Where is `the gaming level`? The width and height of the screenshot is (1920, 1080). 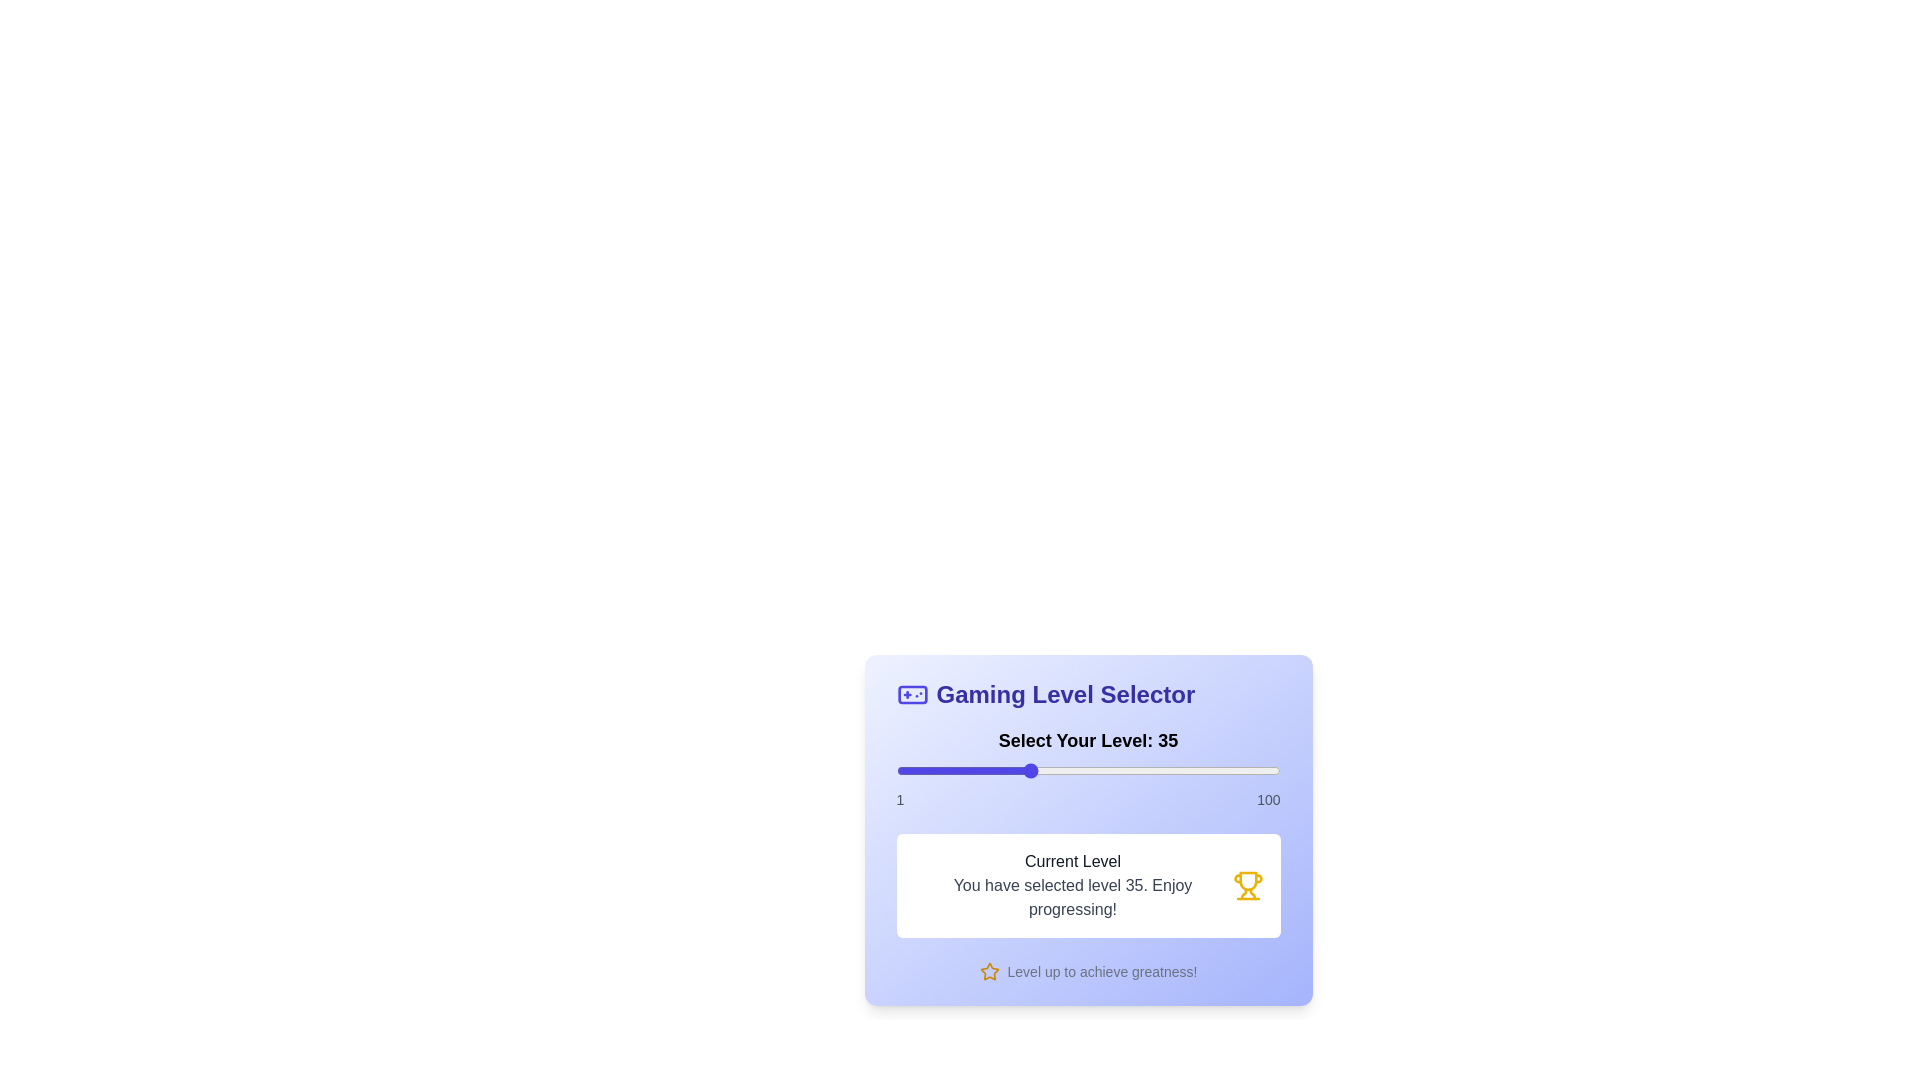 the gaming level is located at coordinates (1160, 770).